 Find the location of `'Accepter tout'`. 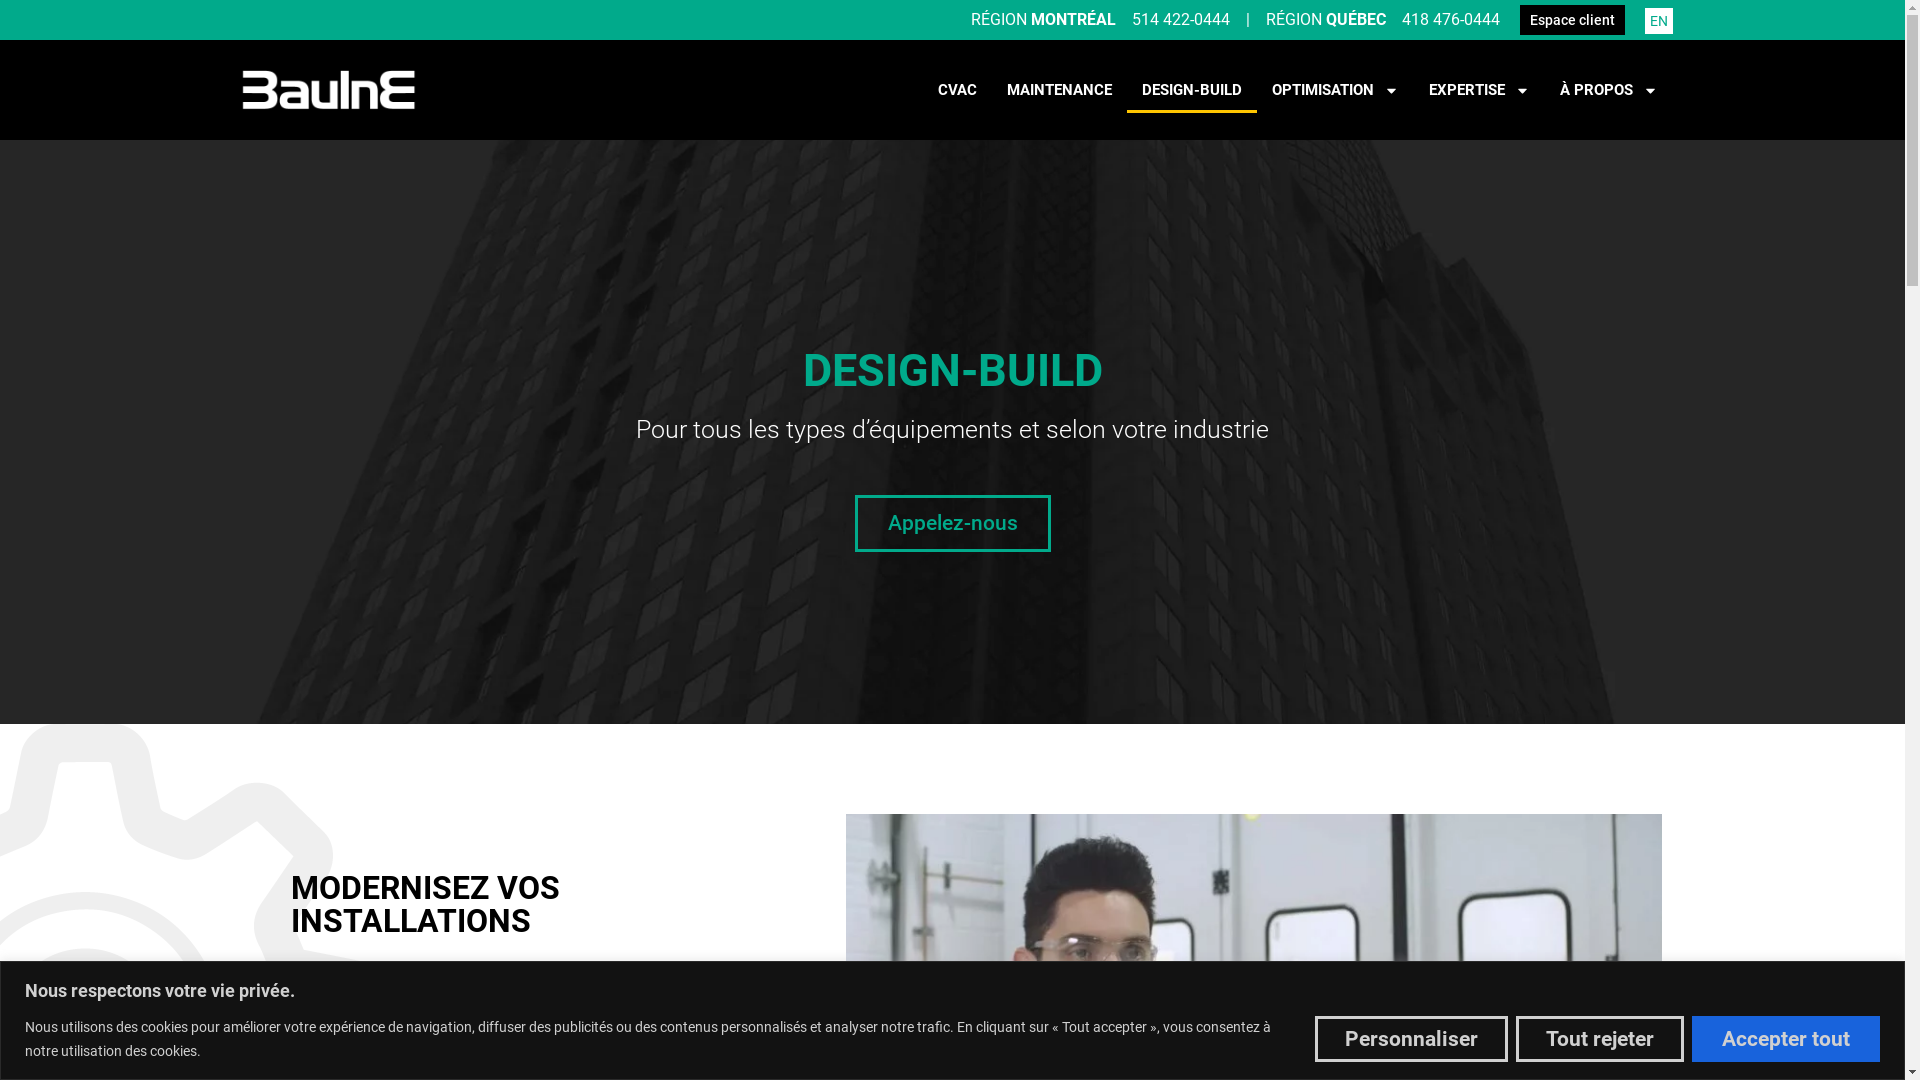

'Accepter tout' is located at coordinates (1690, 1037).